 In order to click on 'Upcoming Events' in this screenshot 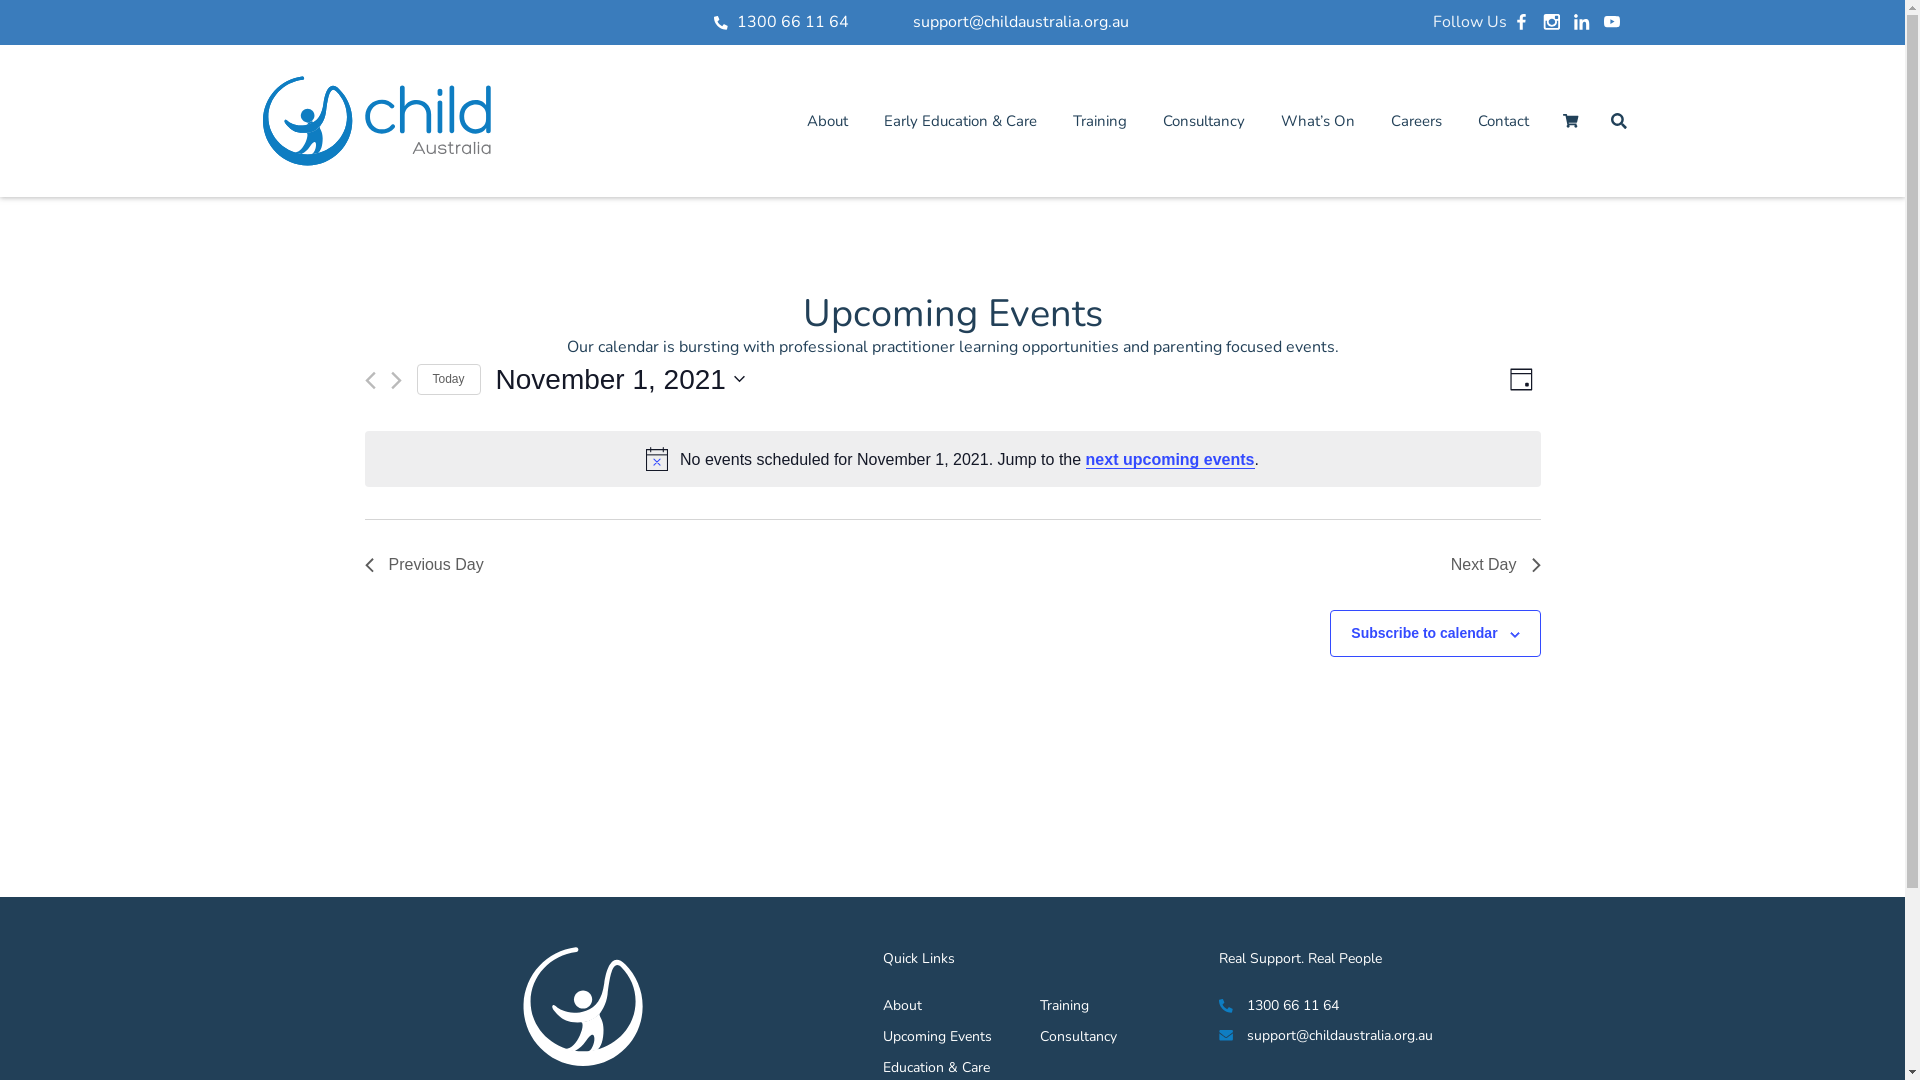, I will do `click(936, 1035)`.